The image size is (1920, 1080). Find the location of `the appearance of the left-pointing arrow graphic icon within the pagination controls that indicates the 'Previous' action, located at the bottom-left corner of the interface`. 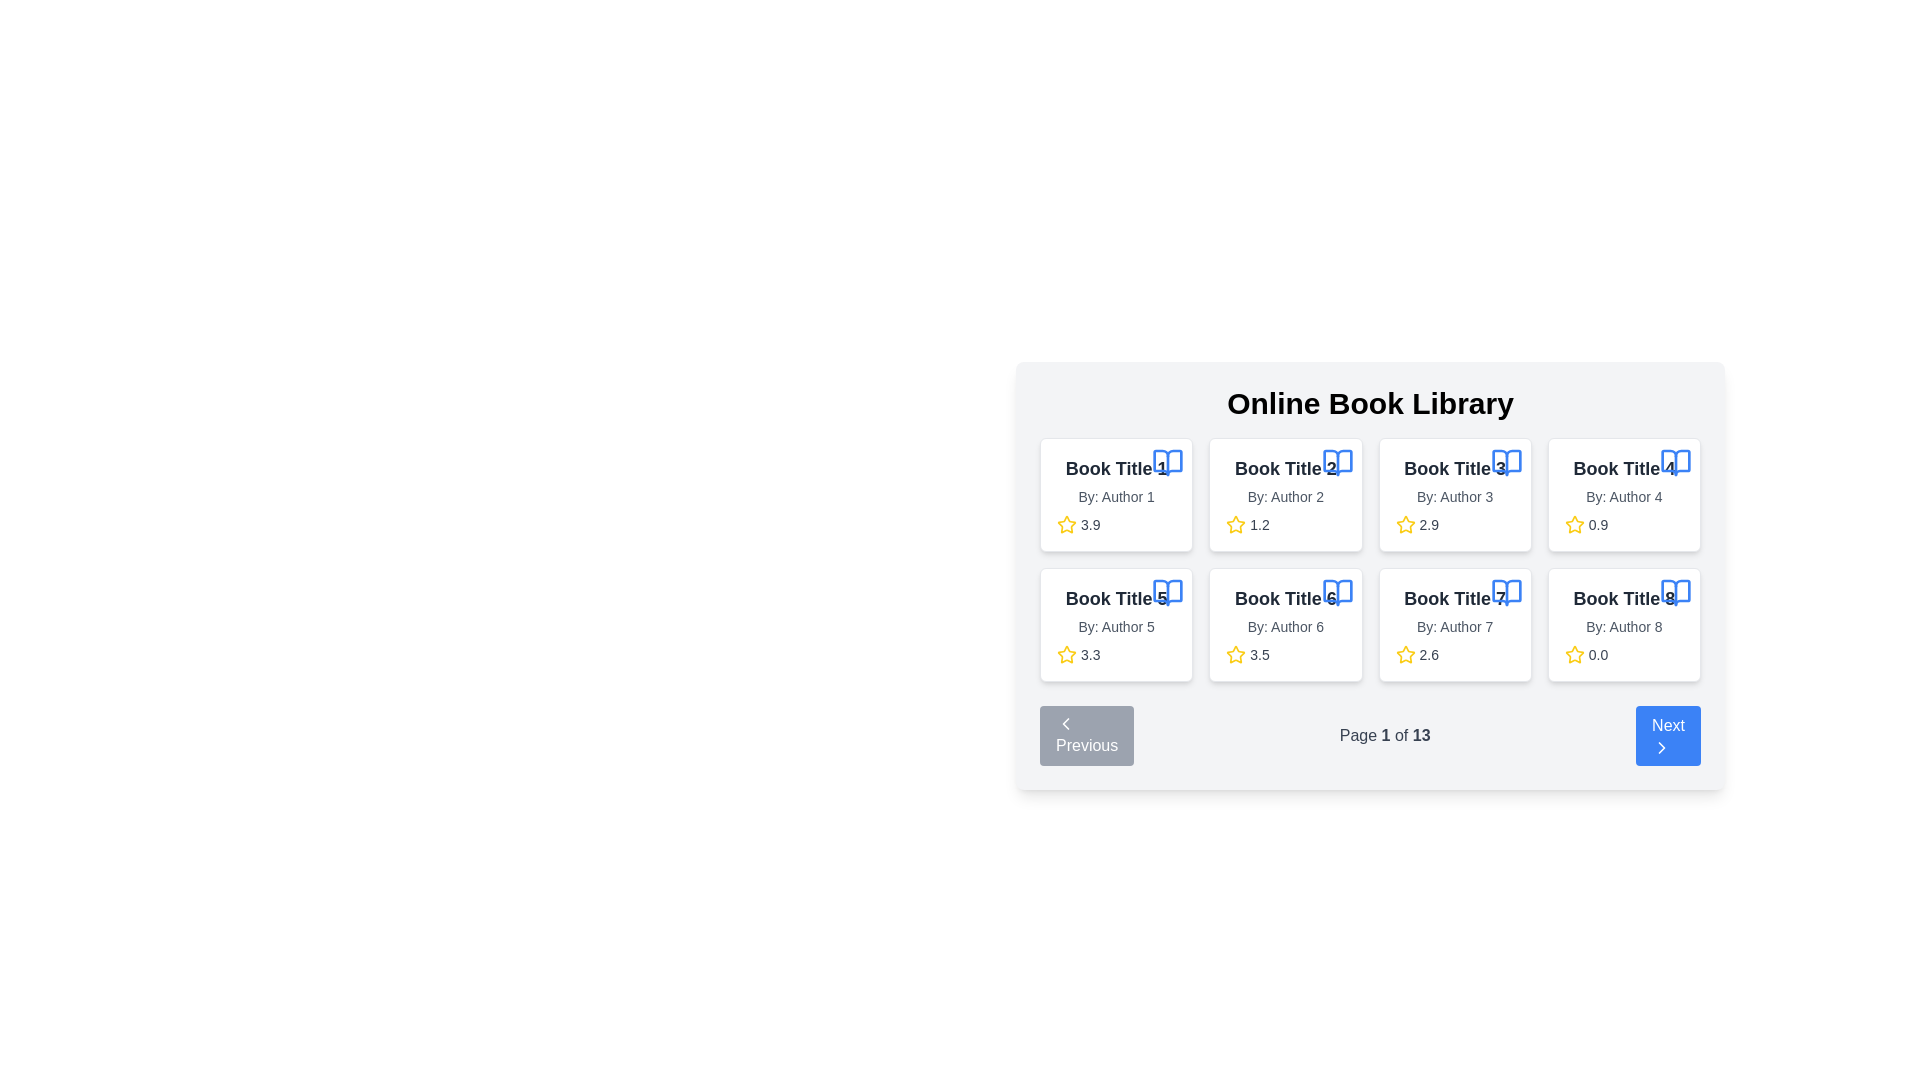

the appearance of the left-pointing arrow graphic icon within the pagination controls that indicates the 'Previous' action, located at the bottom-left corner of the interface is located at coordinates (1064, 724).